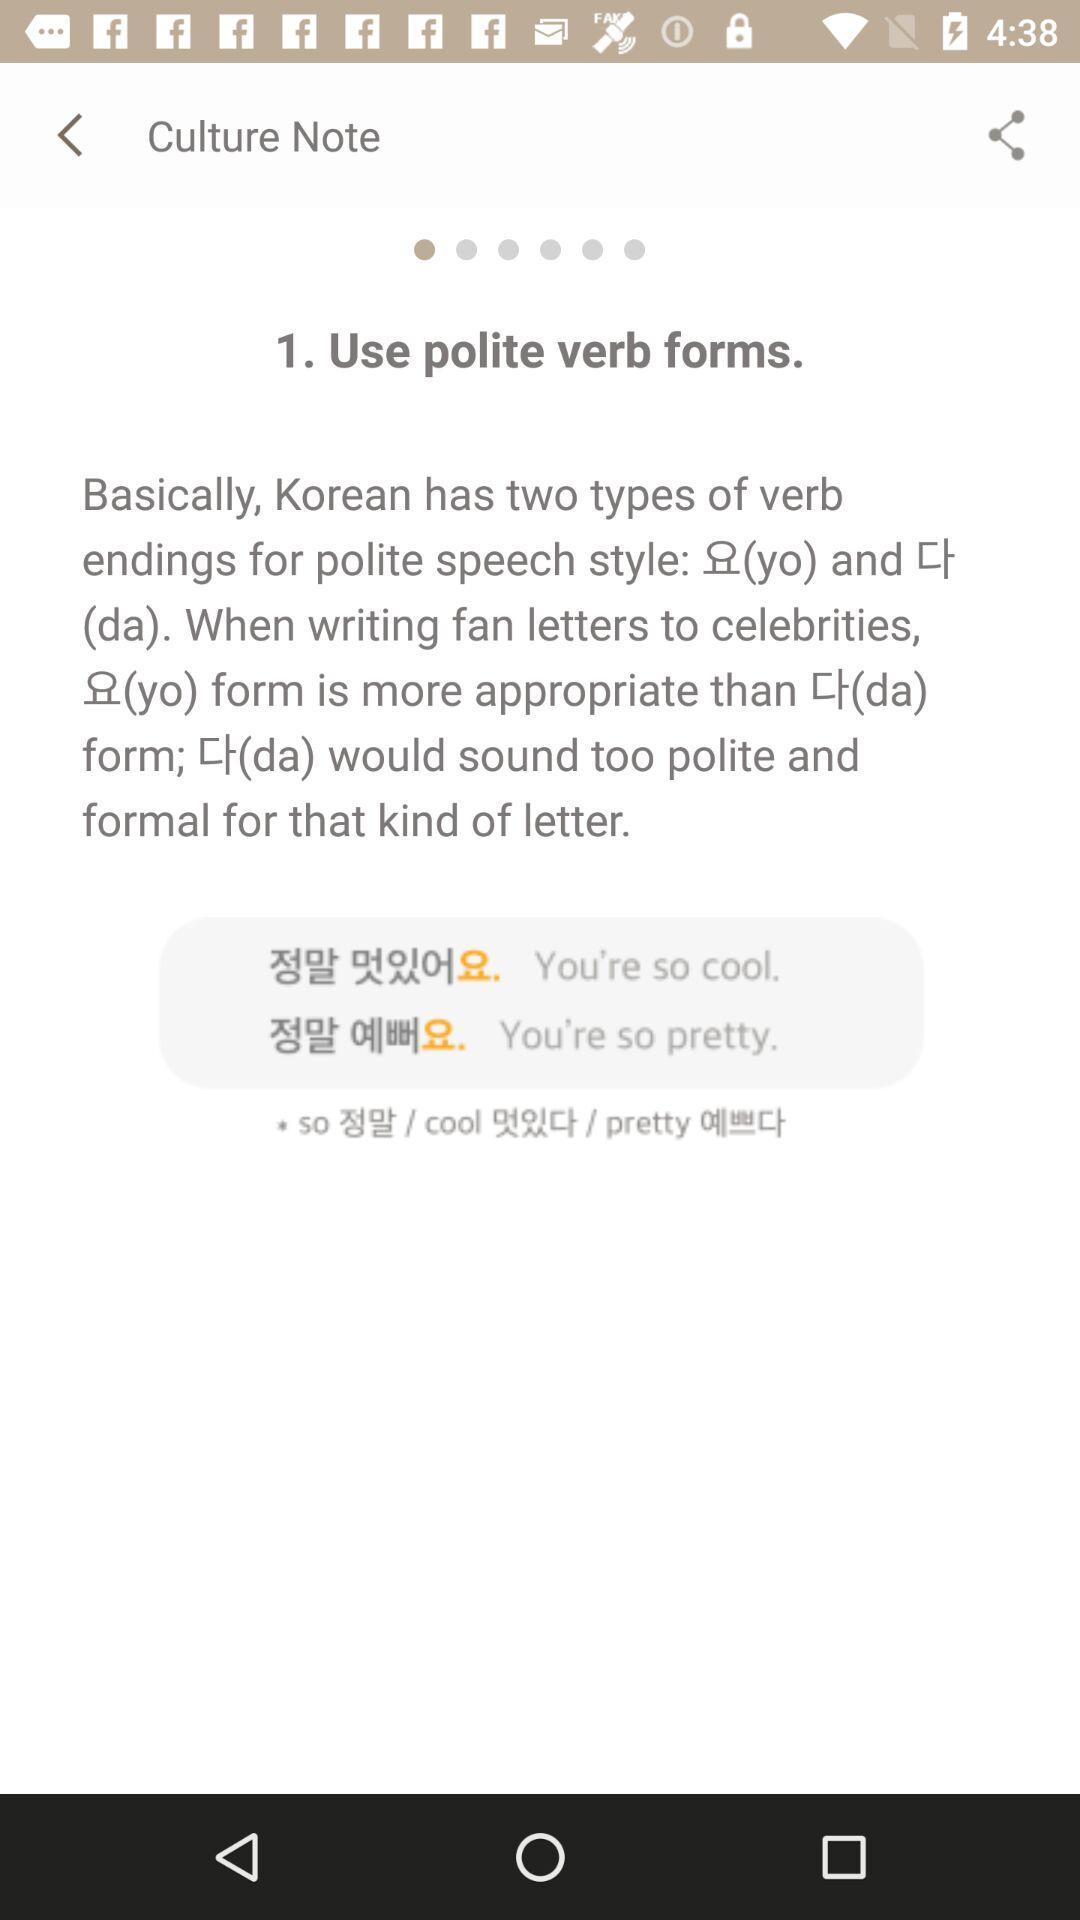  Describe the element at coordinates (72, 134) in the screenshot. I see `the arrow button to the immediate left of culture note` at that location.